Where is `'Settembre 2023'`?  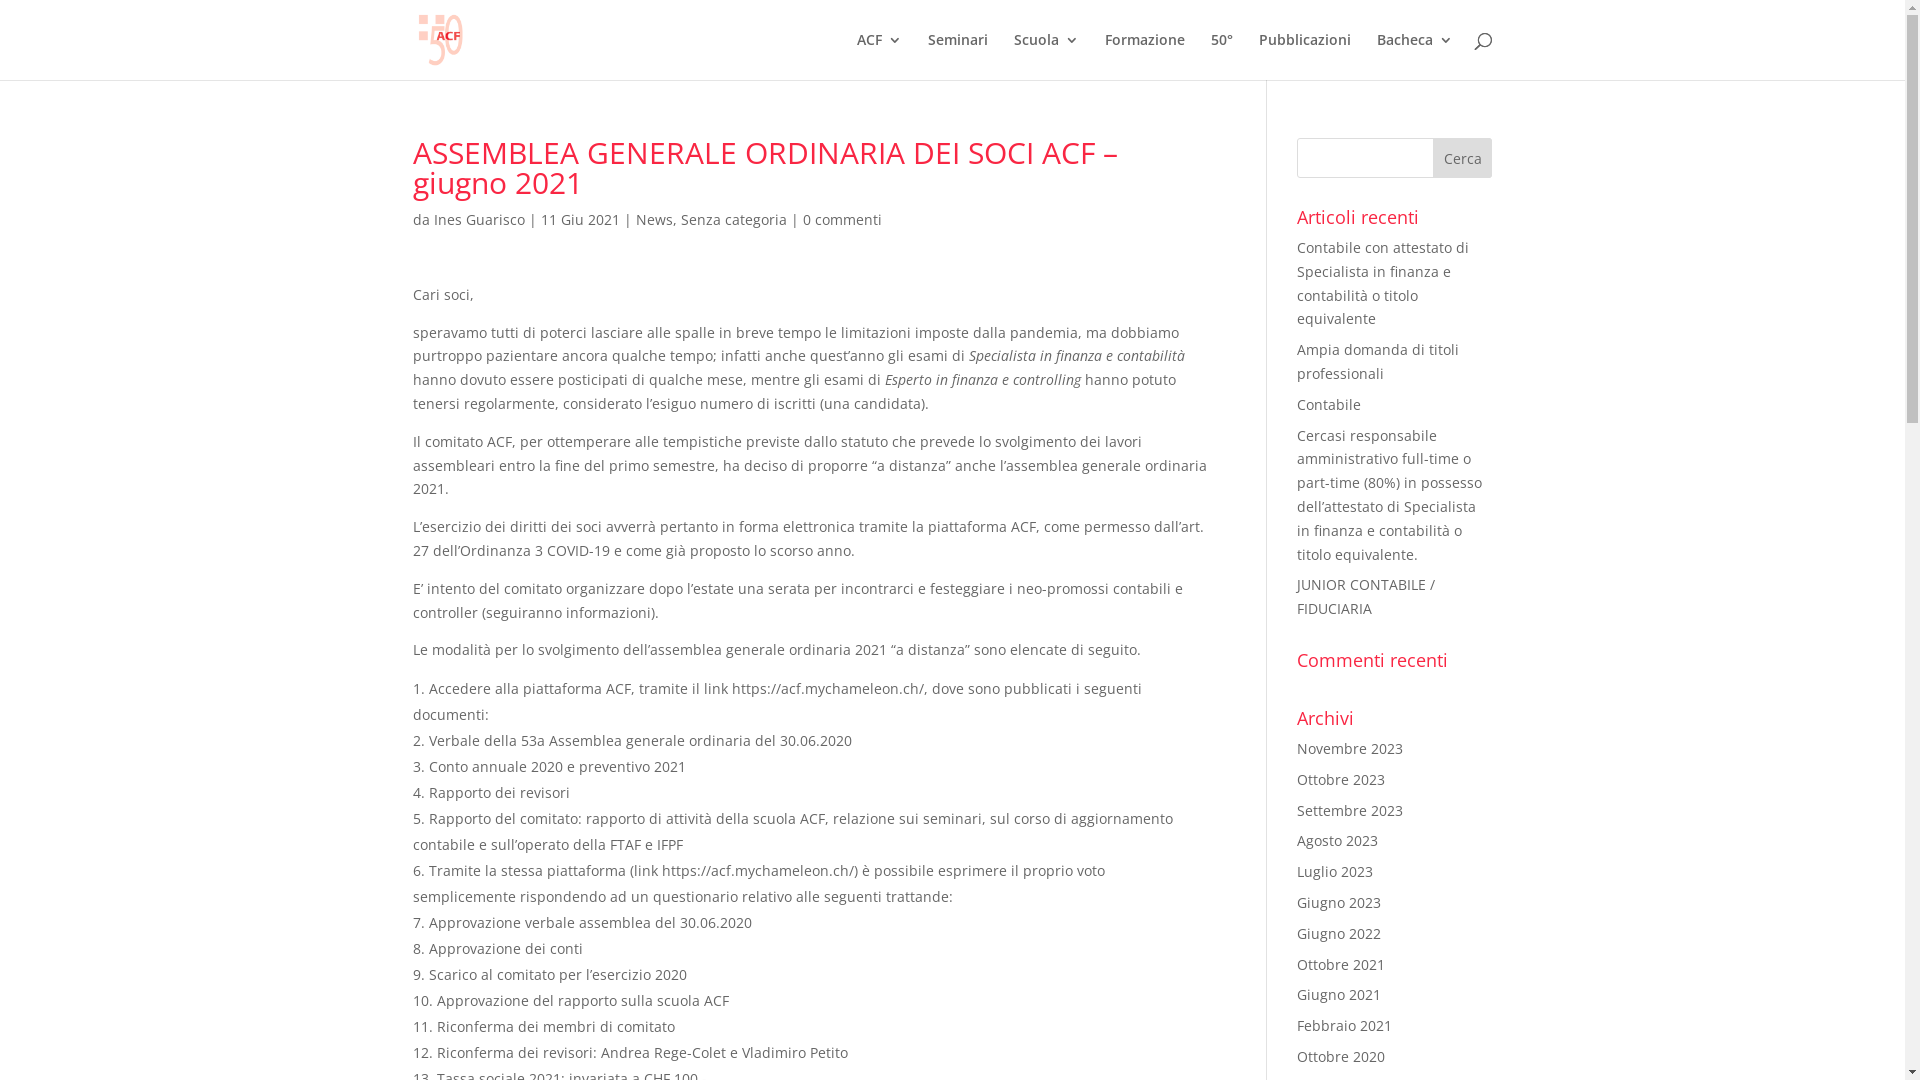 'Settembre 2023' is located at coordinates (1296, 810).